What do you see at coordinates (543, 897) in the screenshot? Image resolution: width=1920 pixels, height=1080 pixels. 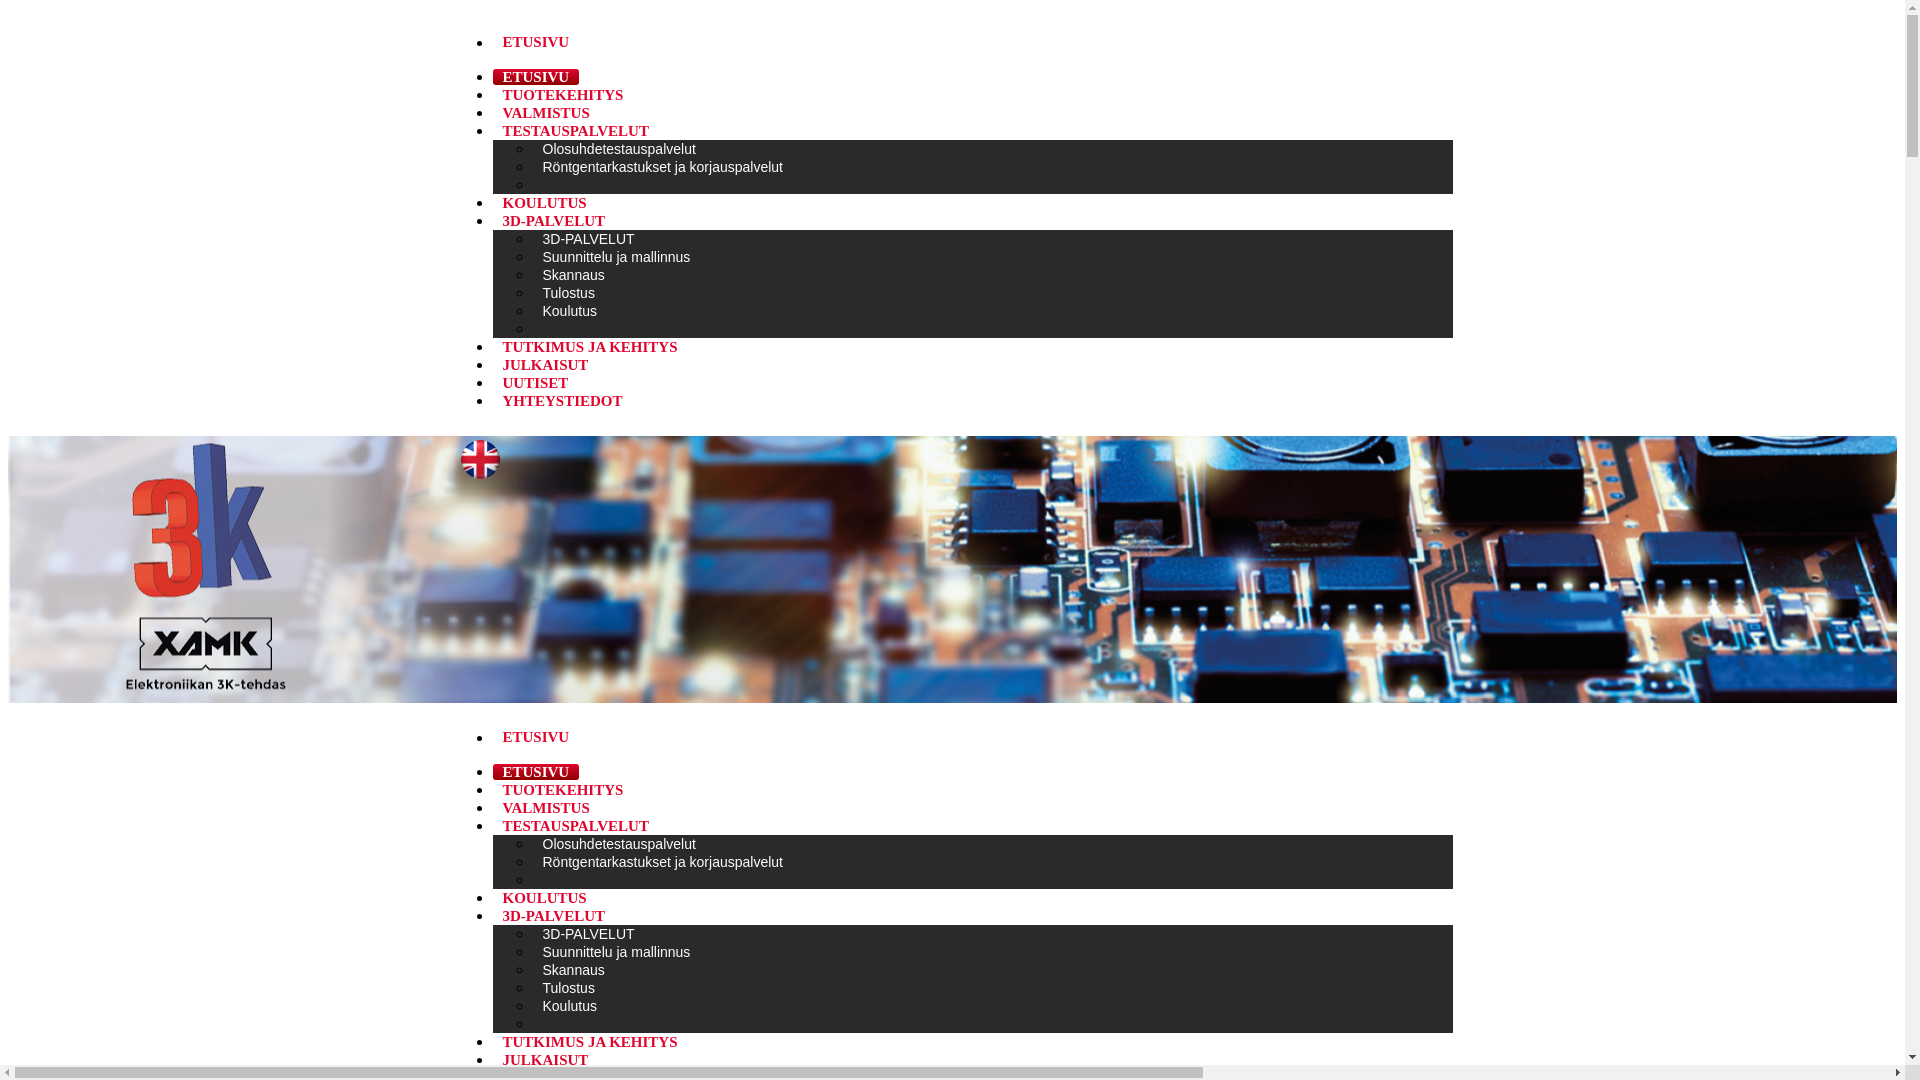 I see `'KOULUTUS'` at bounding box center [543, 897].